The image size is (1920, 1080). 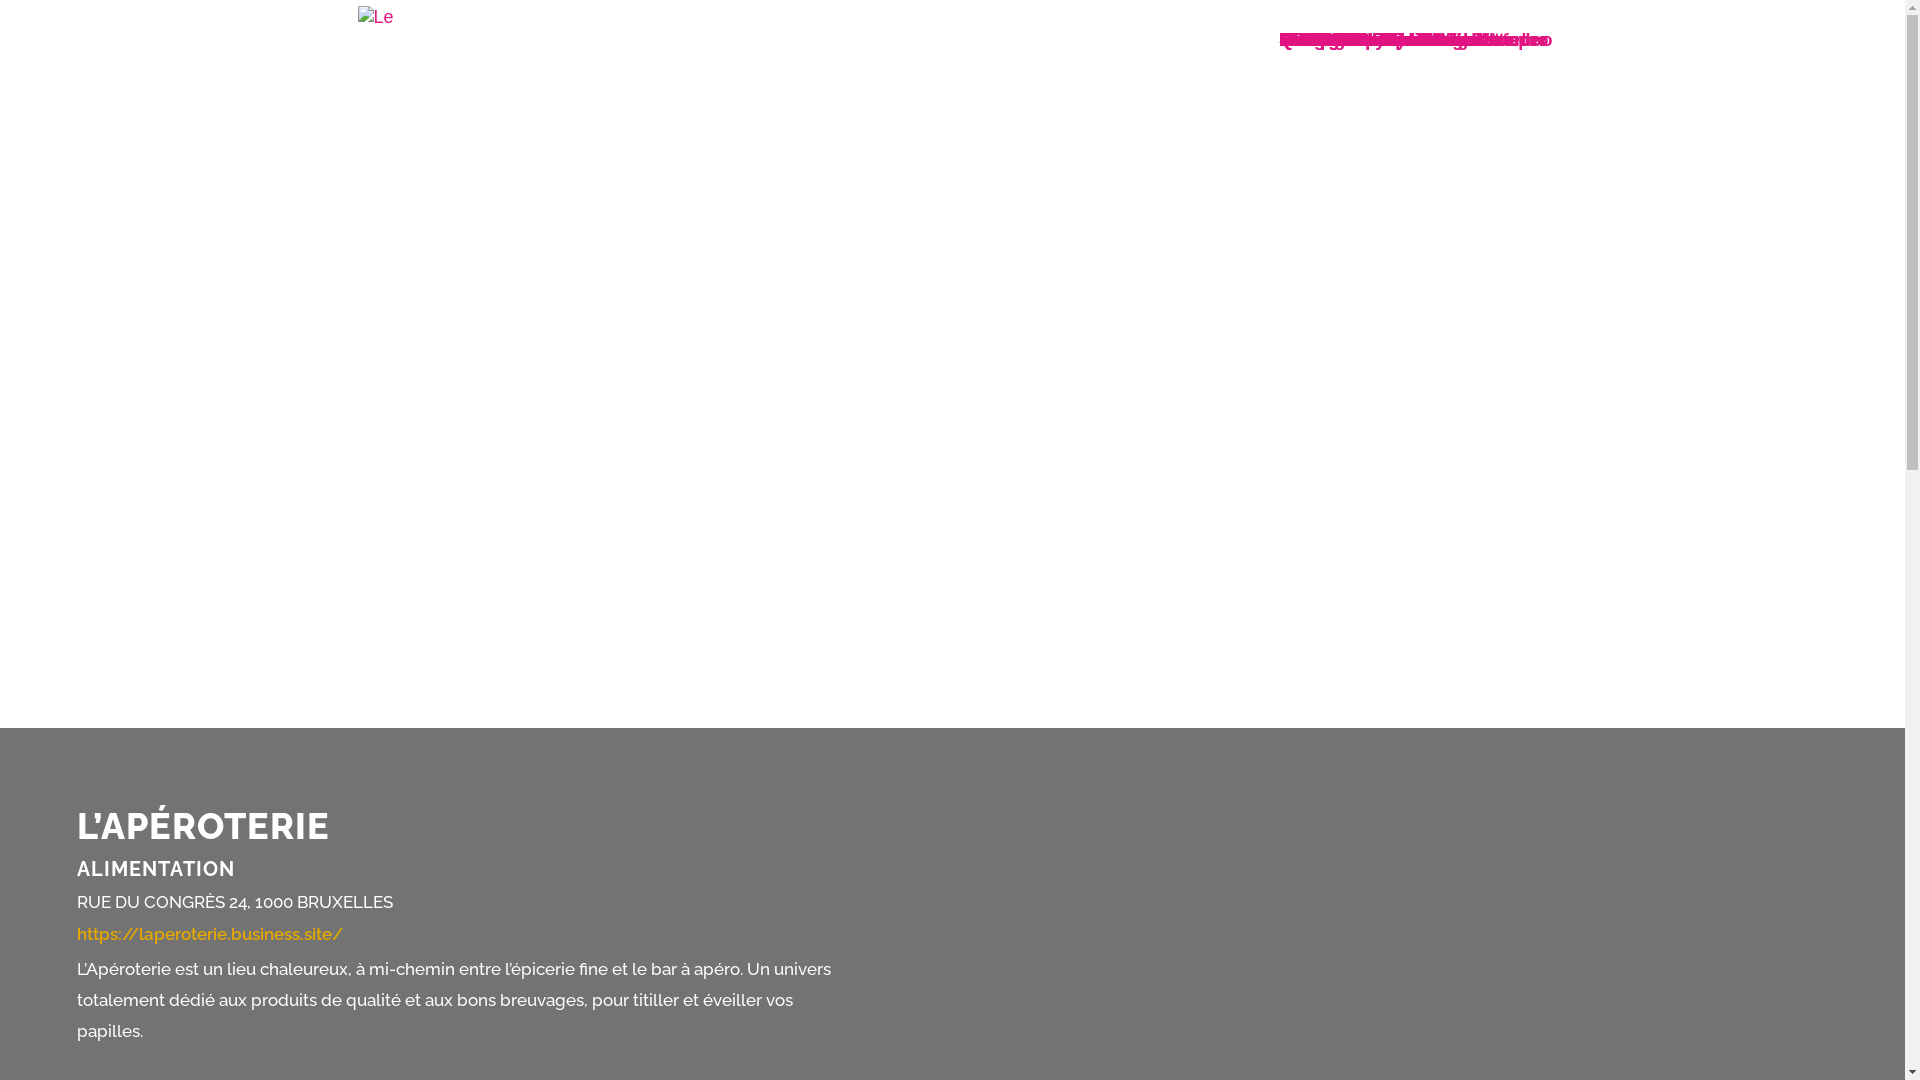 I want to click on 'Louise - Bailli', so click(x=1337, y=39).